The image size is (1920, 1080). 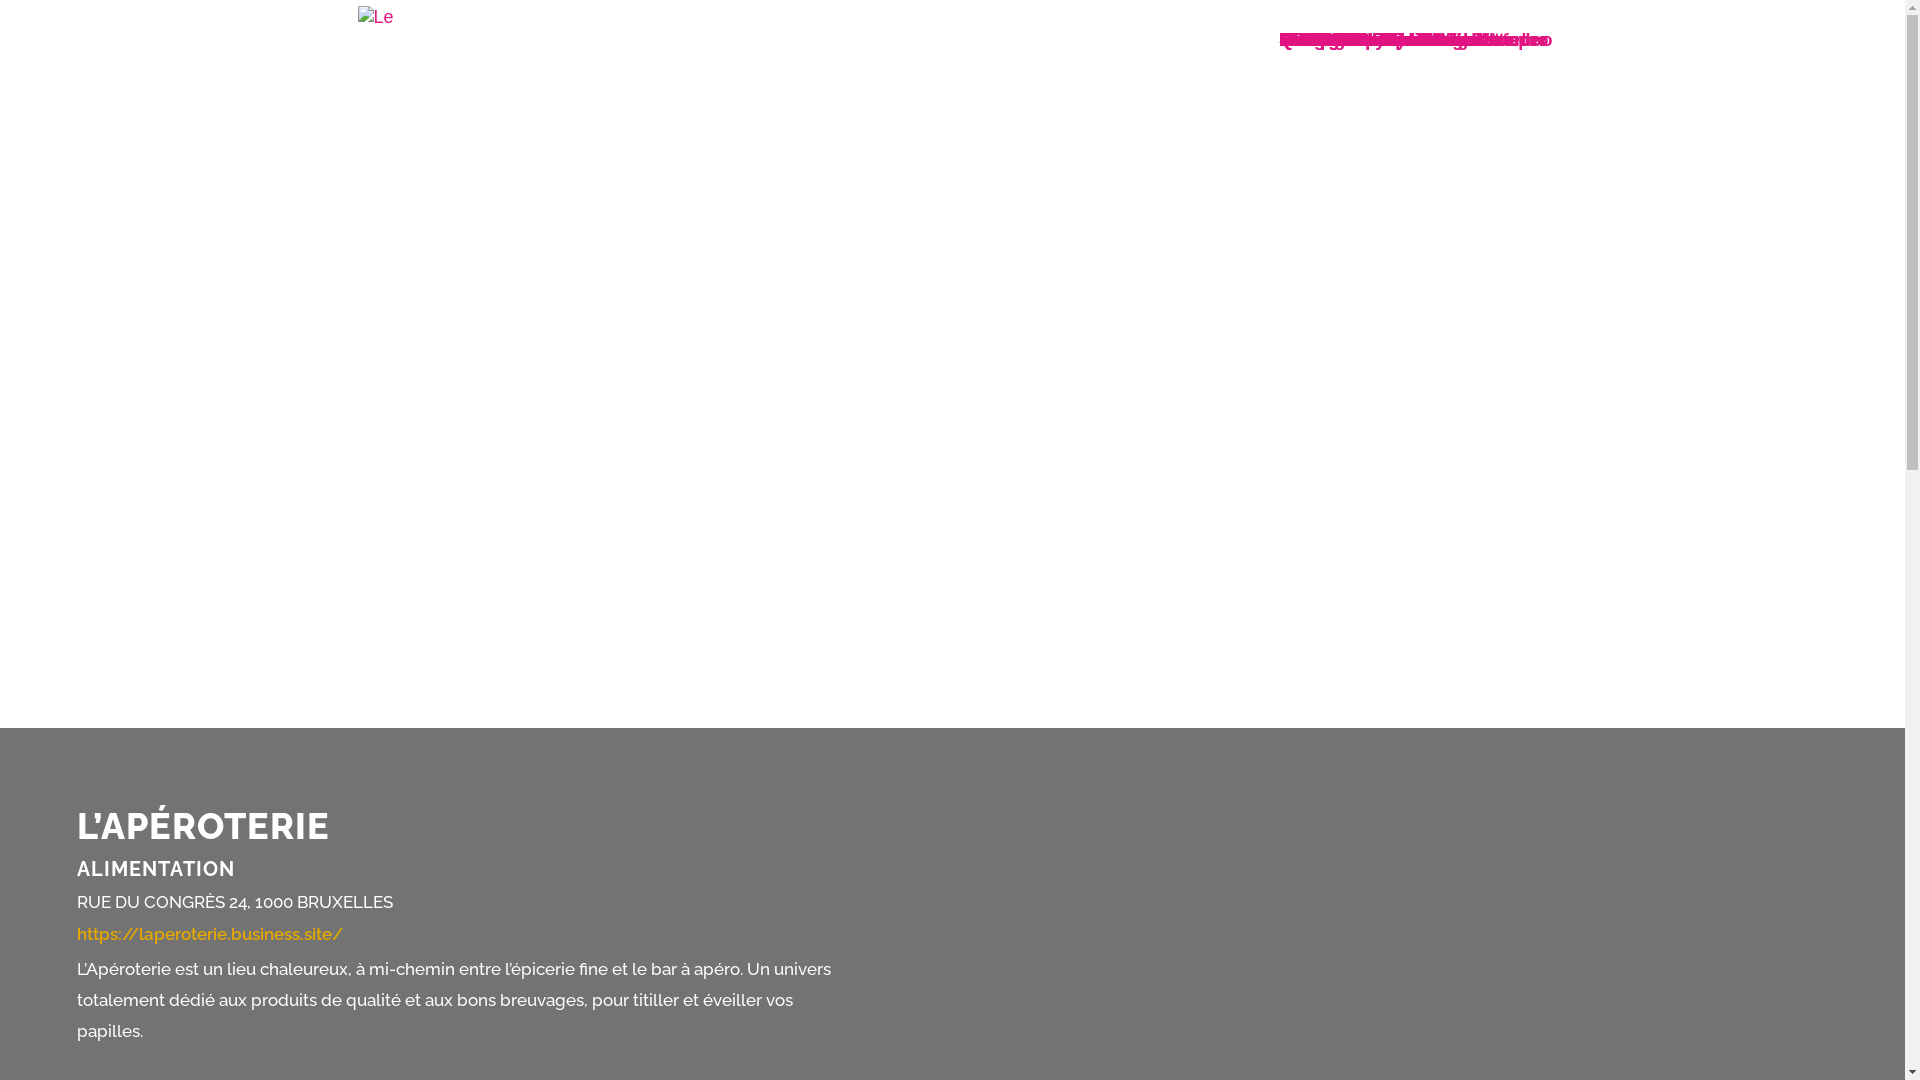 I want to click on 'Louise - Bailli', so click(x=1337, y=39).